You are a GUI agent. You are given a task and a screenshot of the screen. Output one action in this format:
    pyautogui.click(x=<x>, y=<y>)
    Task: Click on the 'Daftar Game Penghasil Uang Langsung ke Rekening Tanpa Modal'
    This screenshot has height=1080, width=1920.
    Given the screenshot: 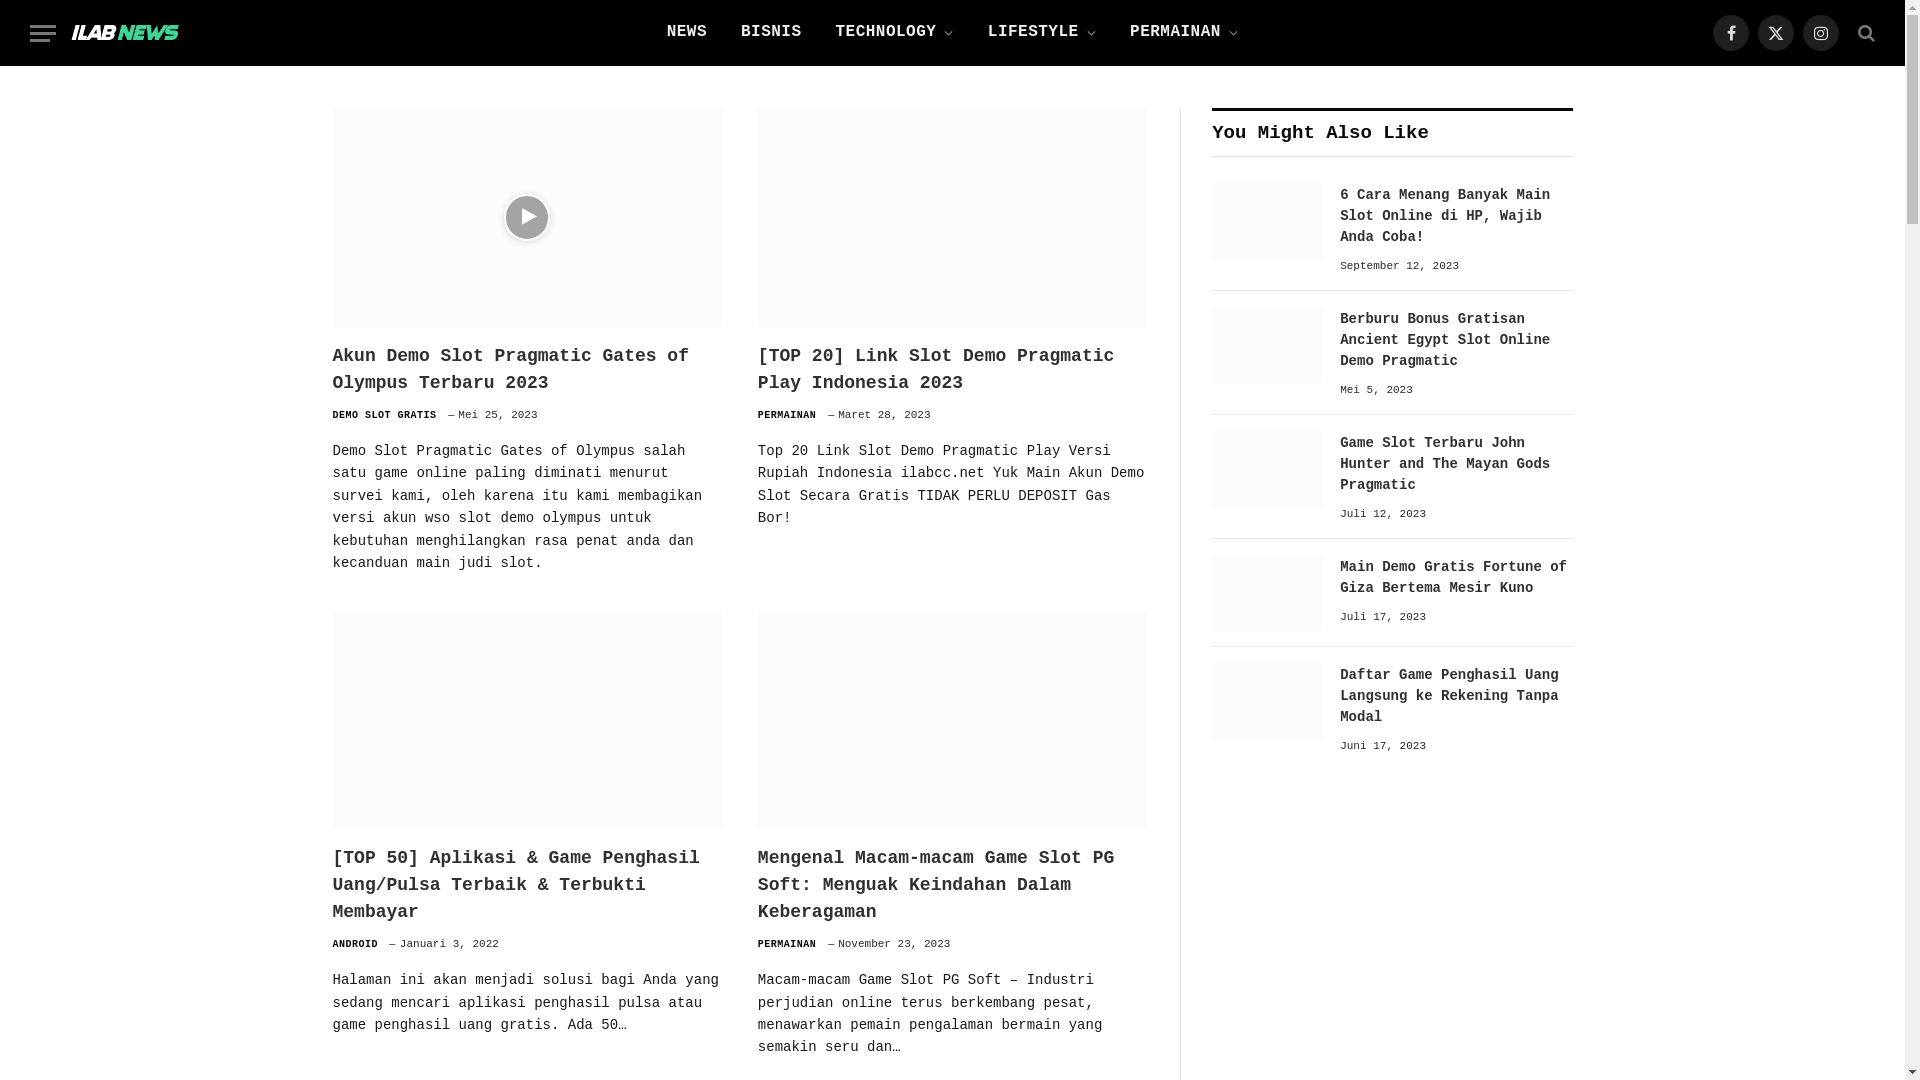 What is the action you would take?
    pyautogui.click(x=1266, y=700)
    